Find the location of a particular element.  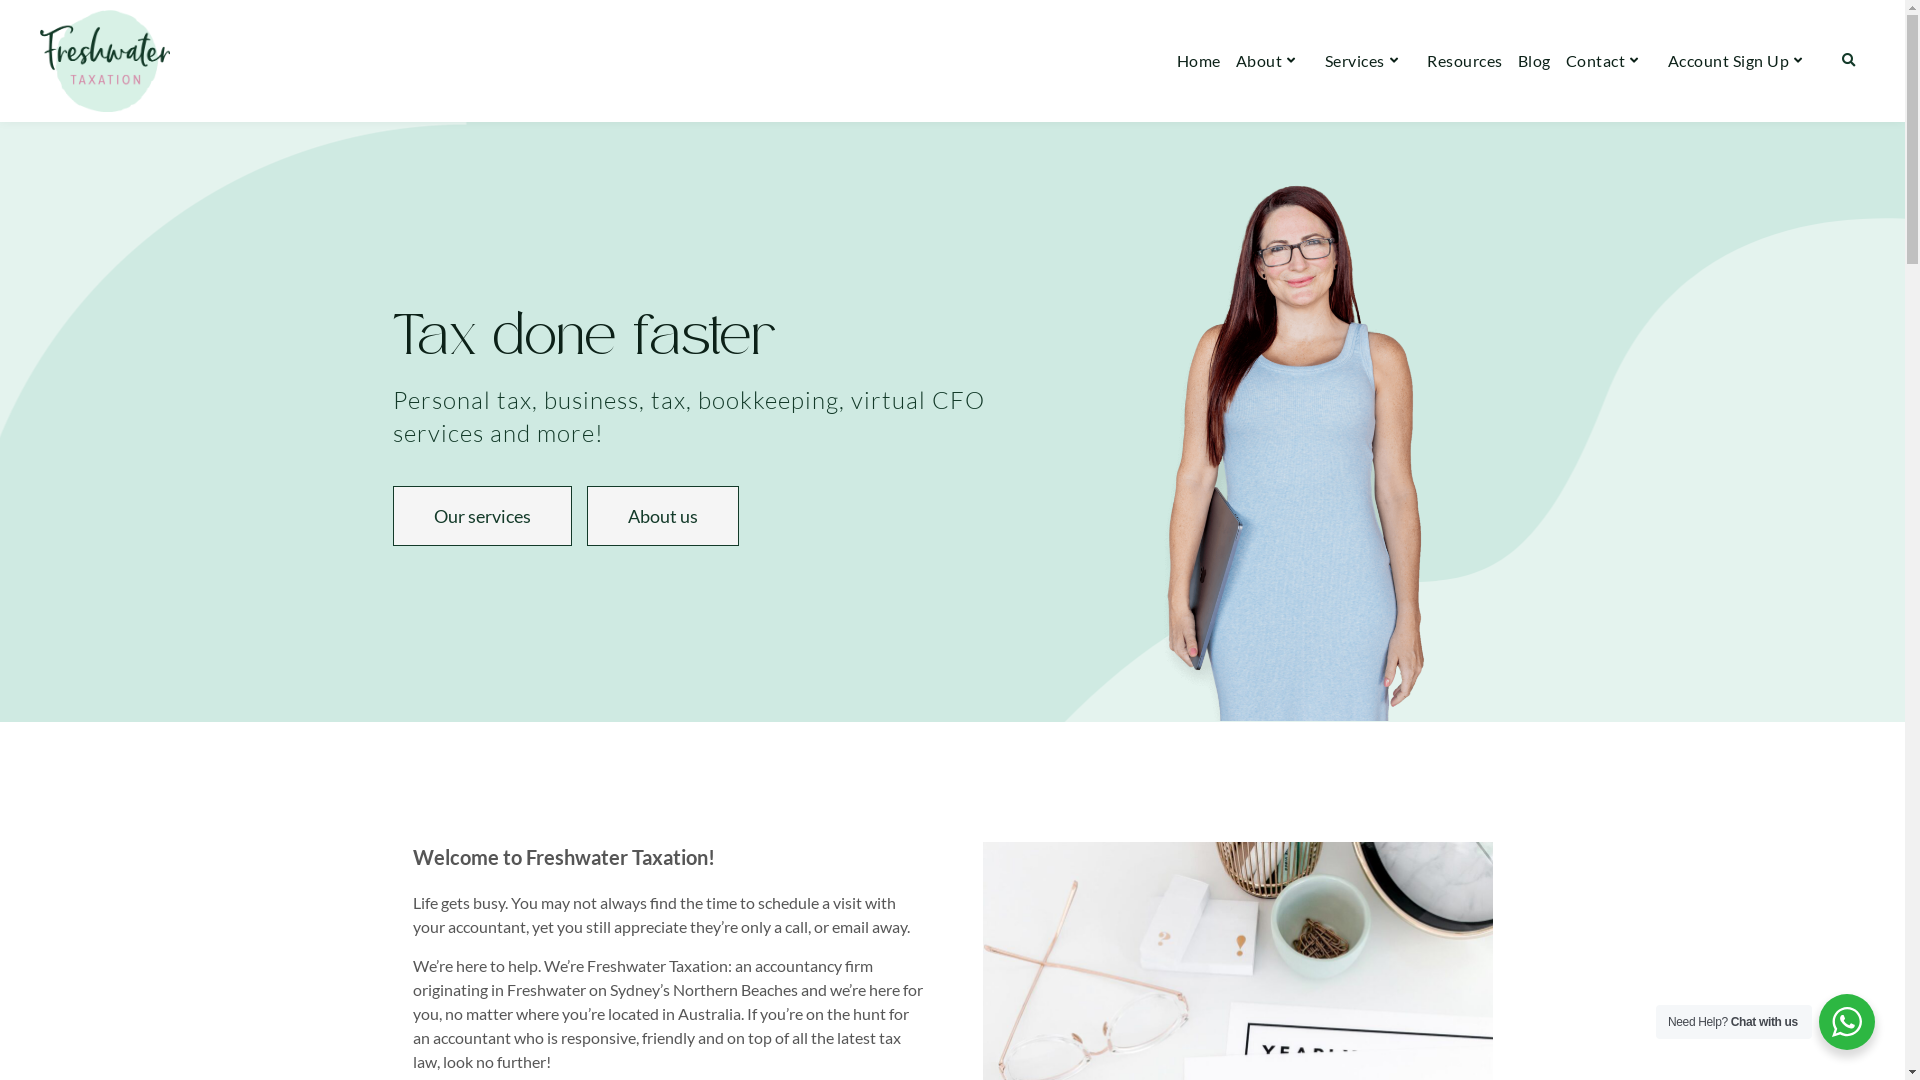

'Services' is located at coordinates (1367, 60).